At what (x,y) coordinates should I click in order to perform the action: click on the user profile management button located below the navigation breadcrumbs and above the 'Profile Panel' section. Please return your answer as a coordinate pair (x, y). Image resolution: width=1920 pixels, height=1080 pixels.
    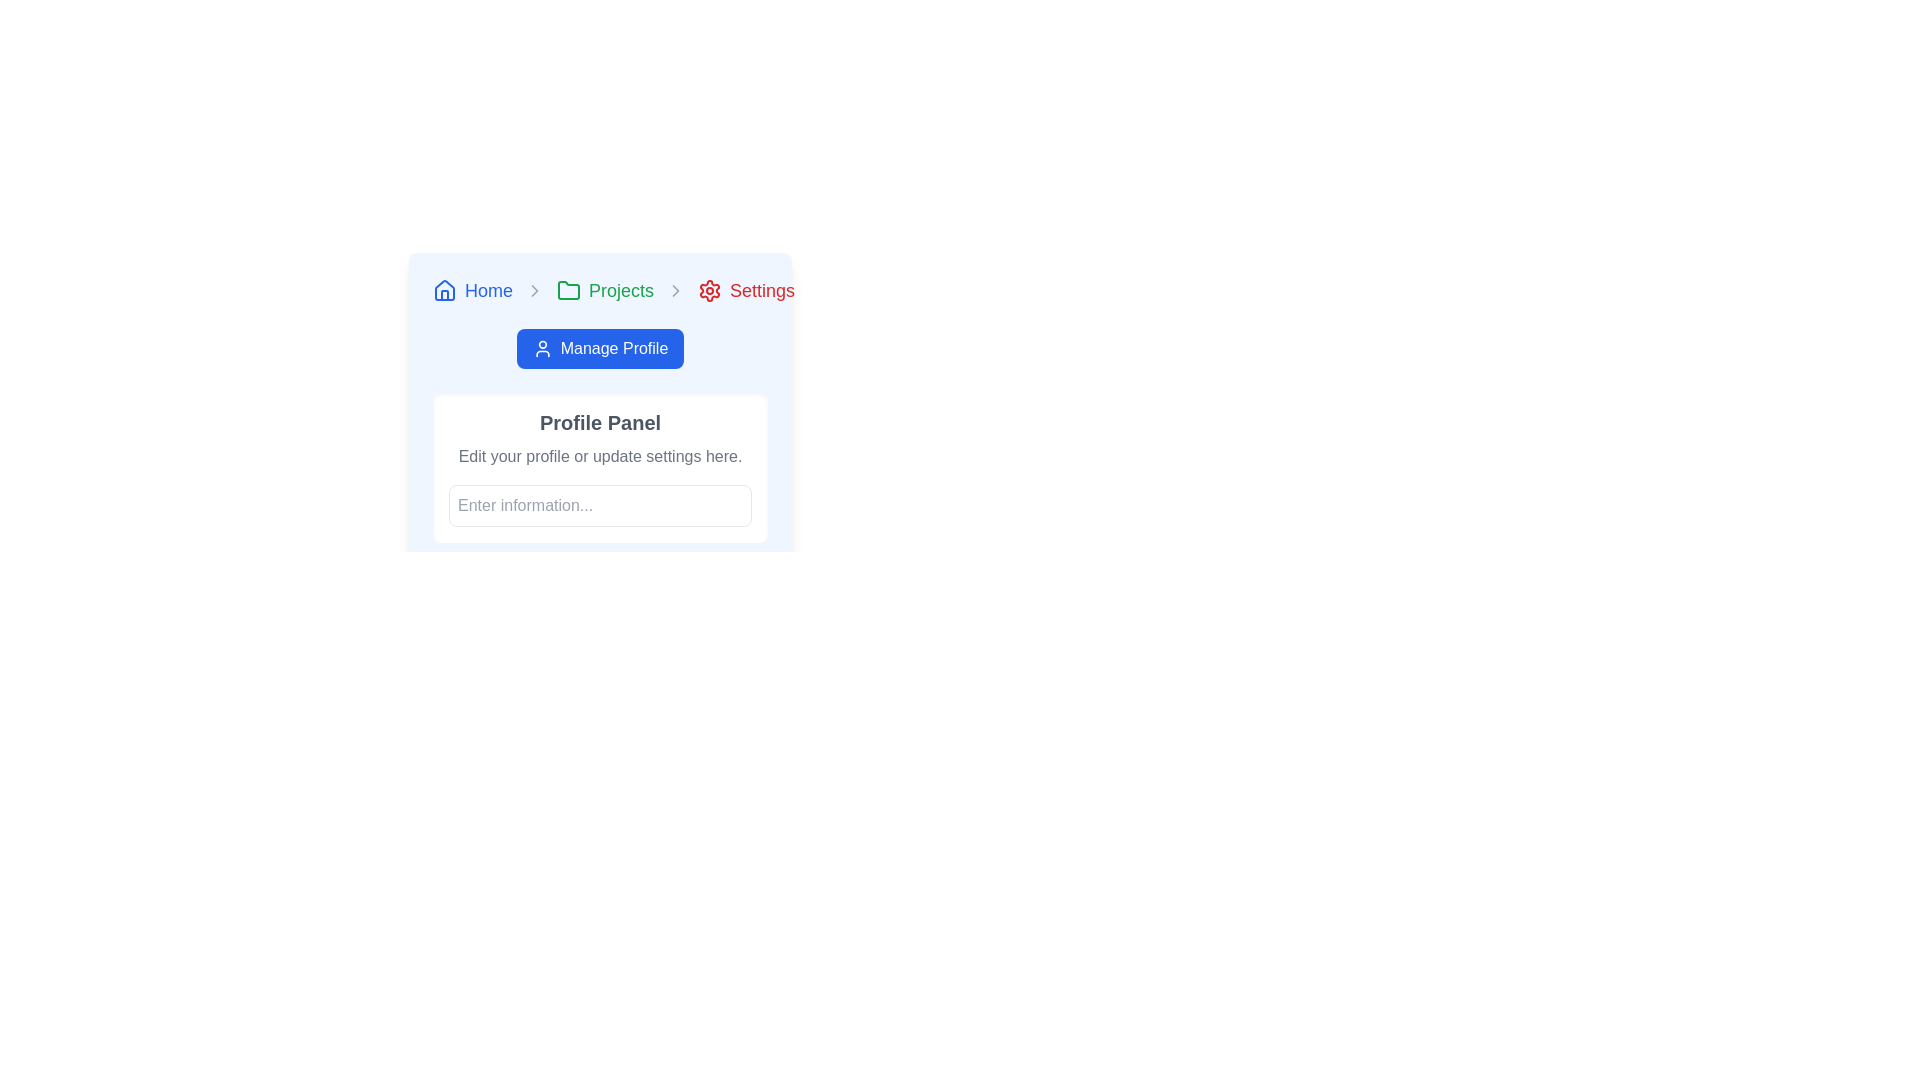
    Looking at the image, I should click on (599, 347).